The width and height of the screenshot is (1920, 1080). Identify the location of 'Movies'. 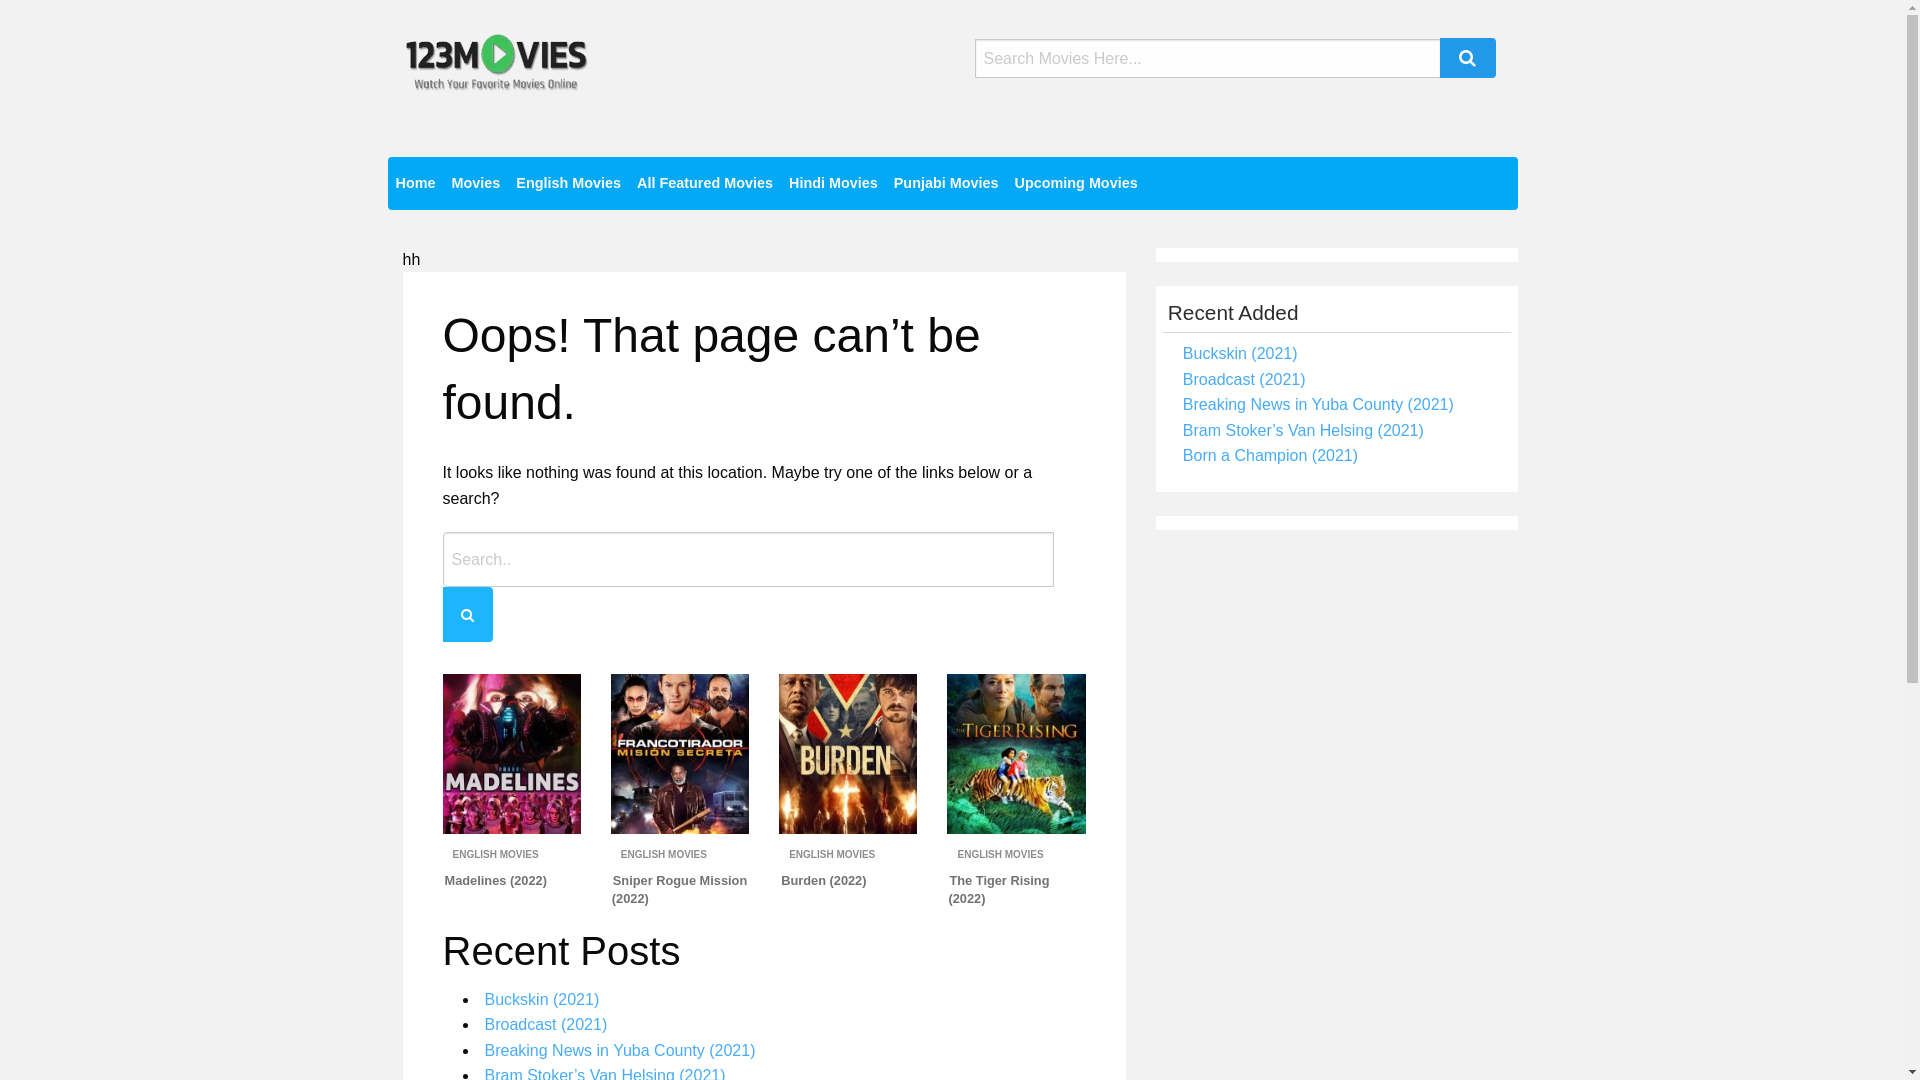
(441, 183).